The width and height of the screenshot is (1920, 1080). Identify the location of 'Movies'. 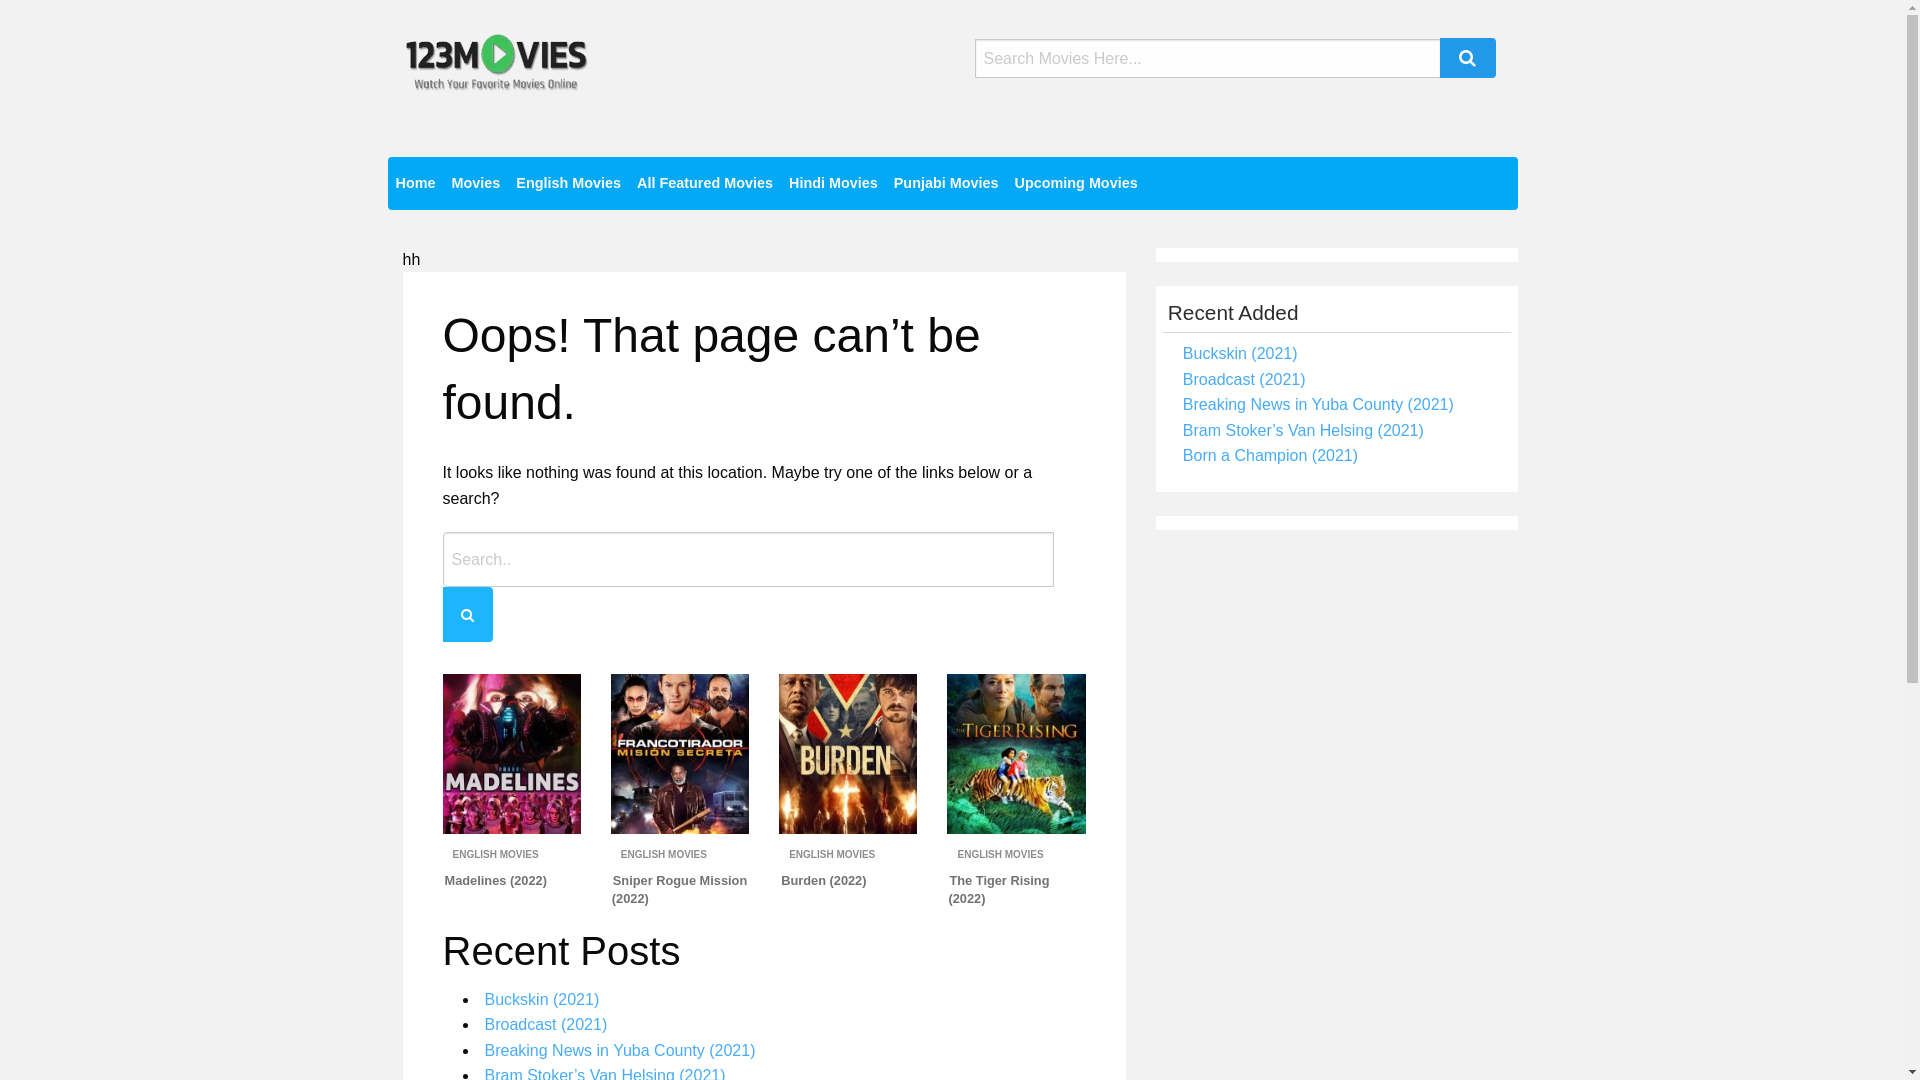
(441, 183).